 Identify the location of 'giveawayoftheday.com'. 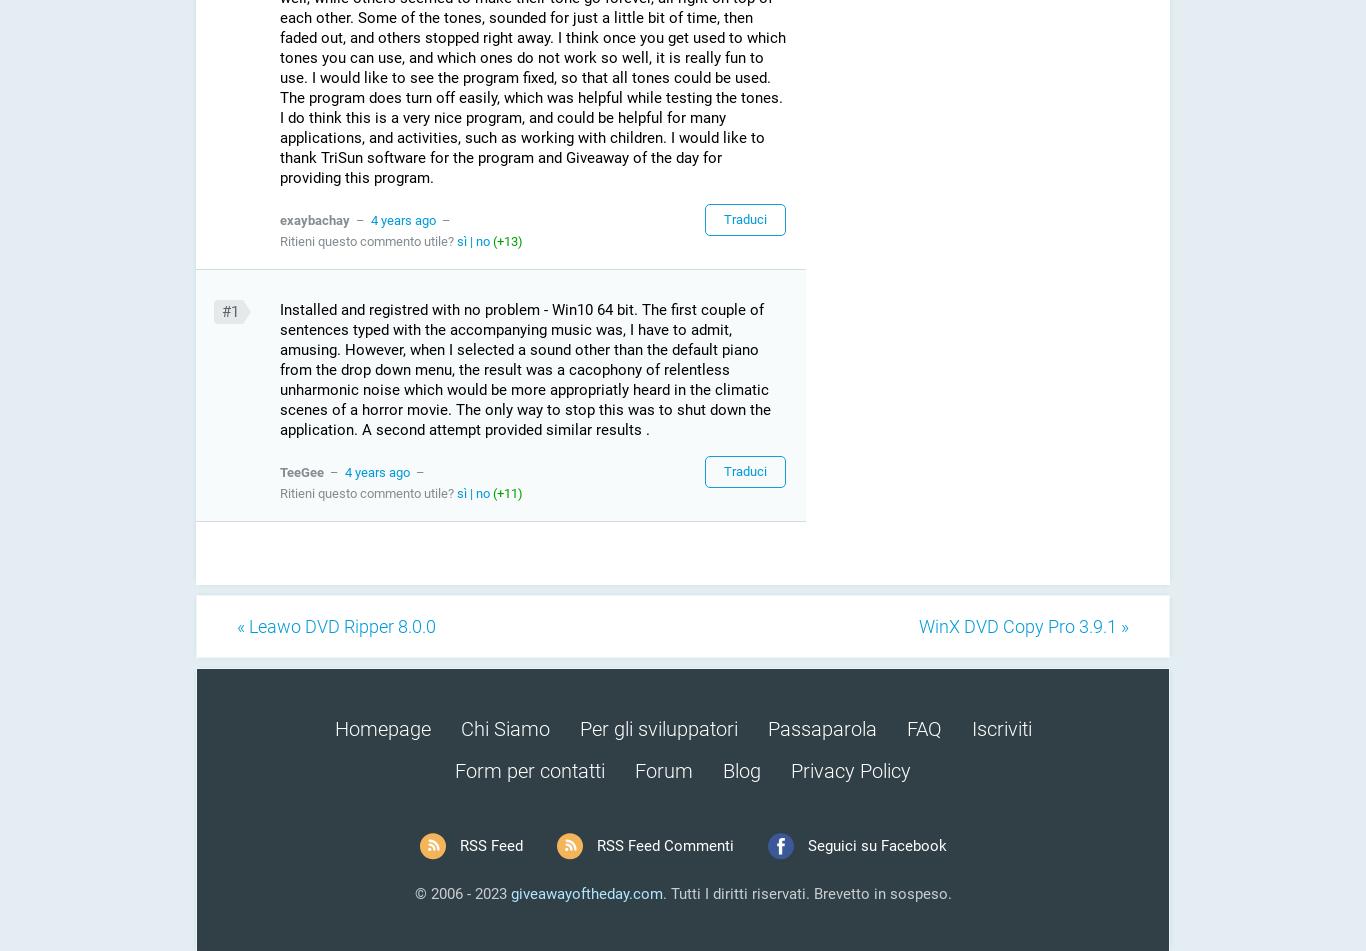
(585, 893).